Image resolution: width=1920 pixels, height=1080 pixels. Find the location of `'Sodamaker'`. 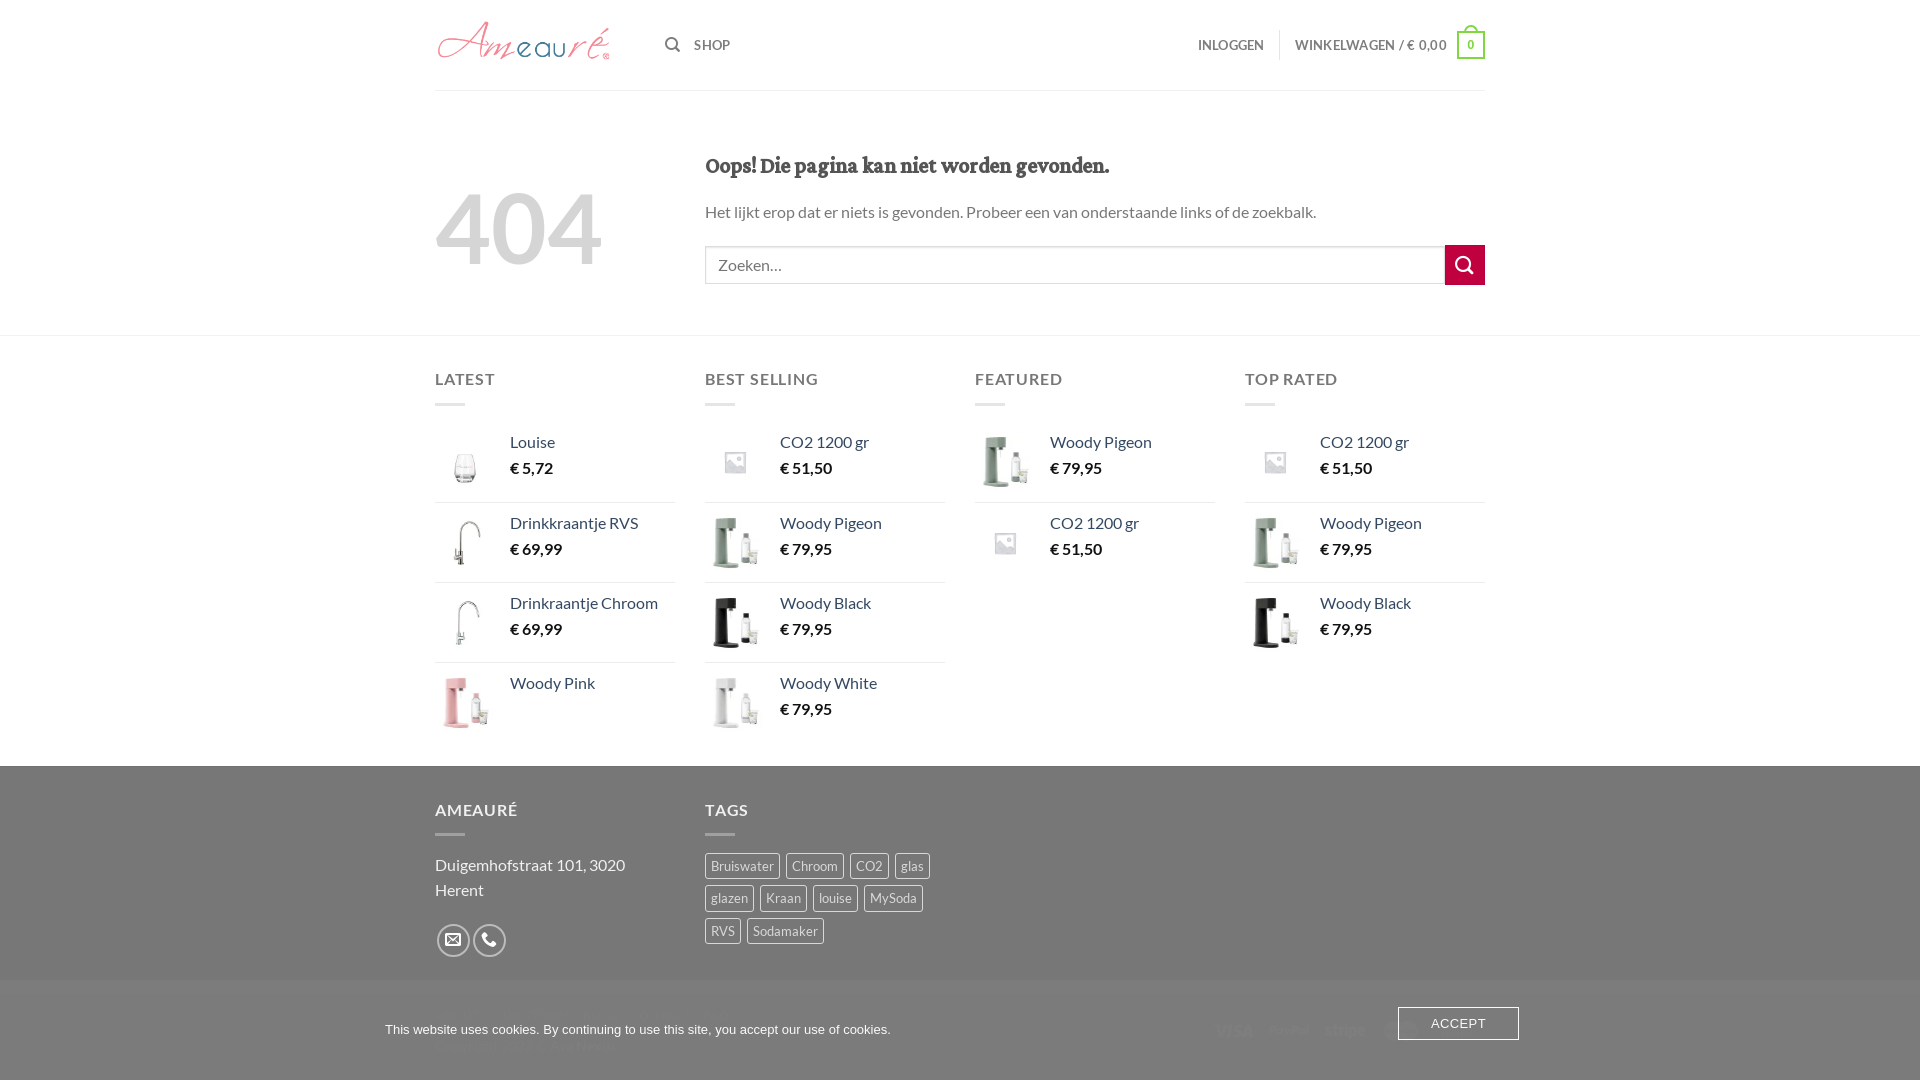

'Sodamaker' is located at coordinates (784, 930).